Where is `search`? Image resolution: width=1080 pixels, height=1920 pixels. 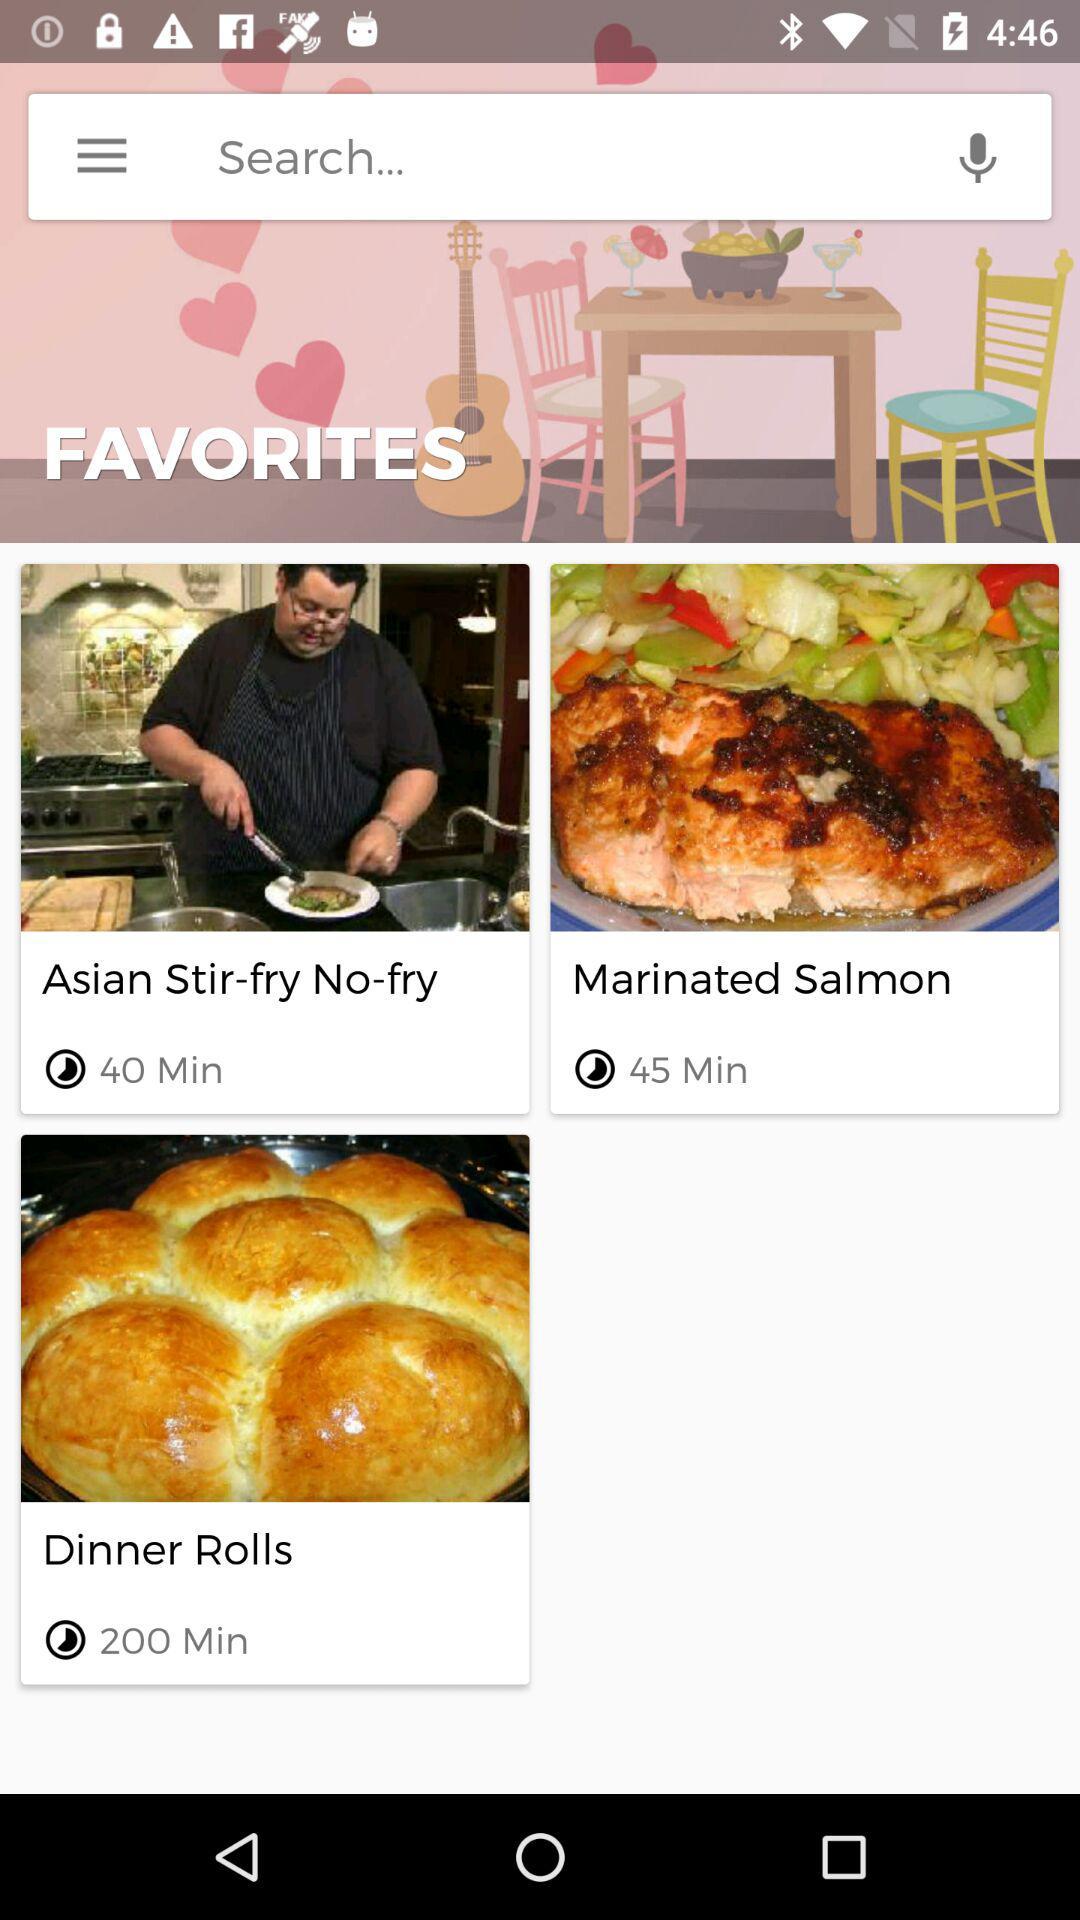 search is located at coordinates (634, 155).